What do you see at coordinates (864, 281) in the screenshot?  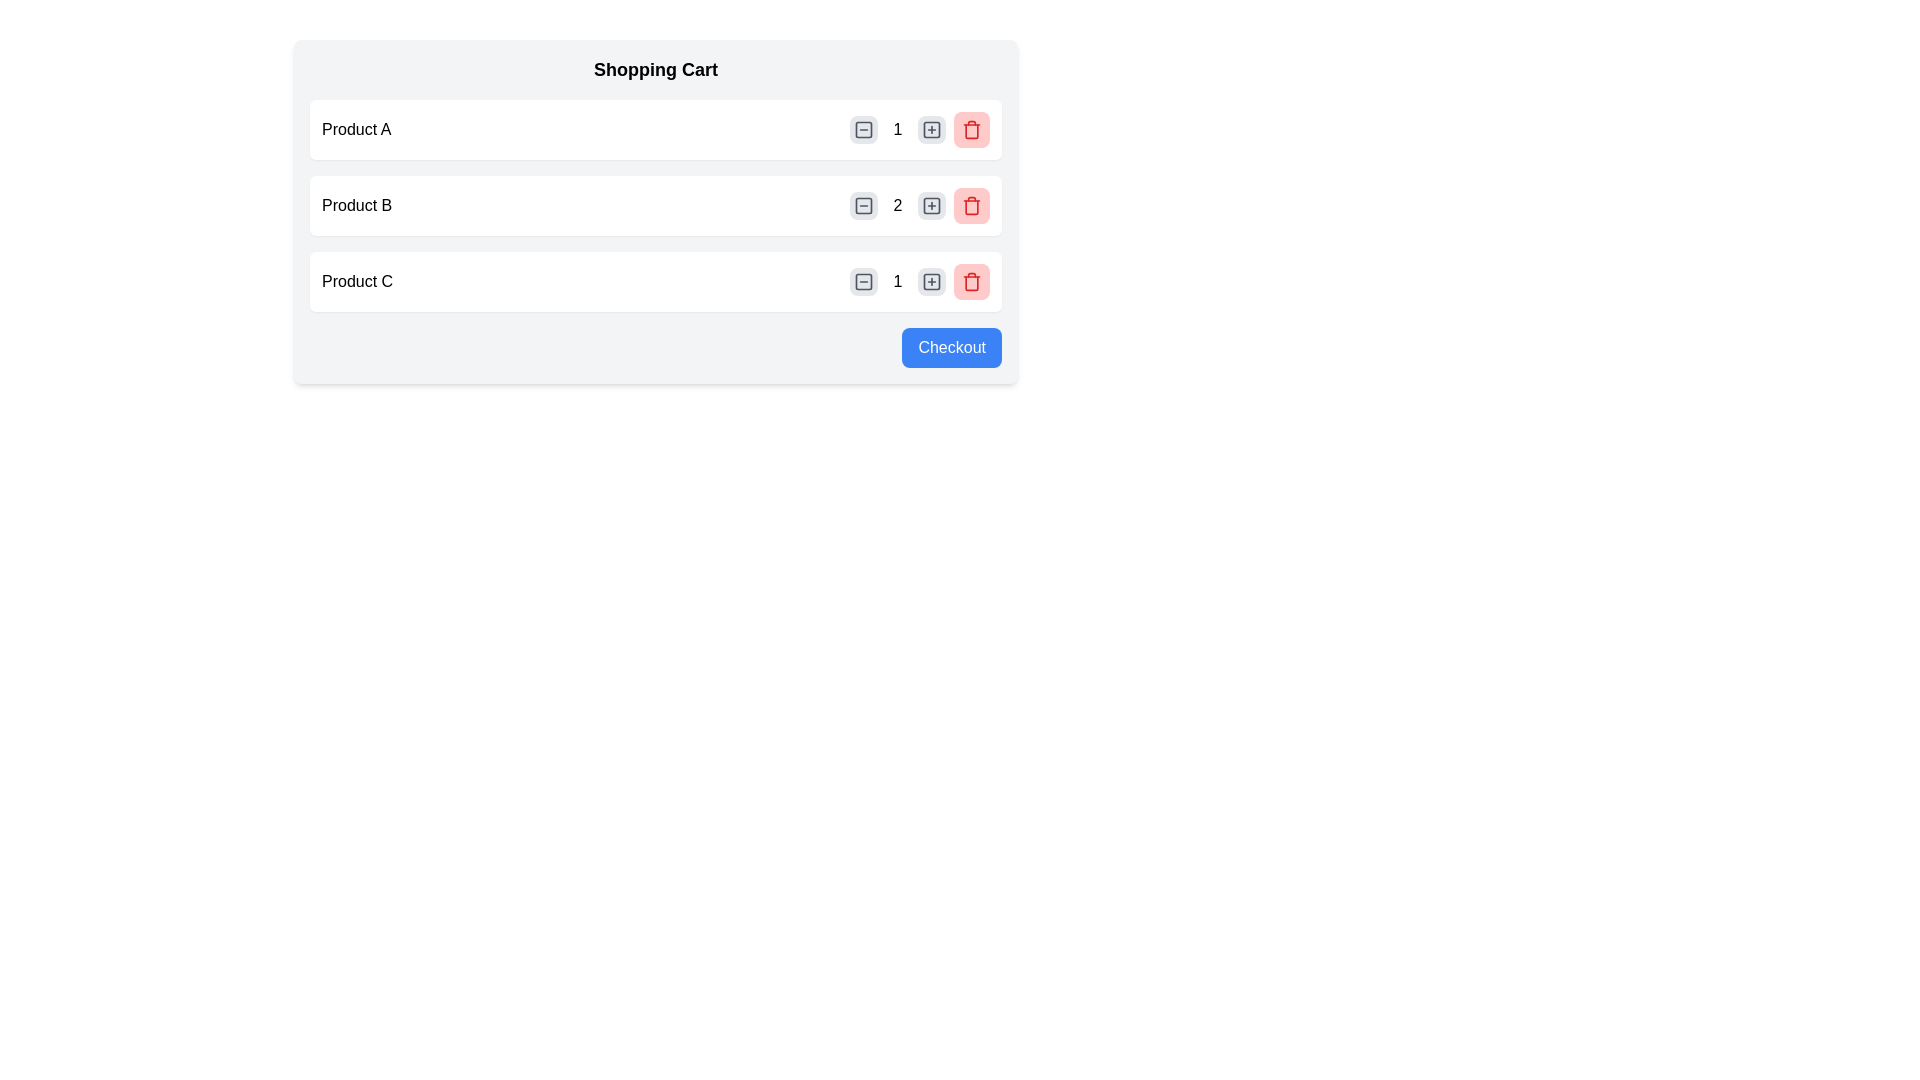 I see `the decrement button for product quantity in the shopping cart interface` at bounding box center [864, 281].